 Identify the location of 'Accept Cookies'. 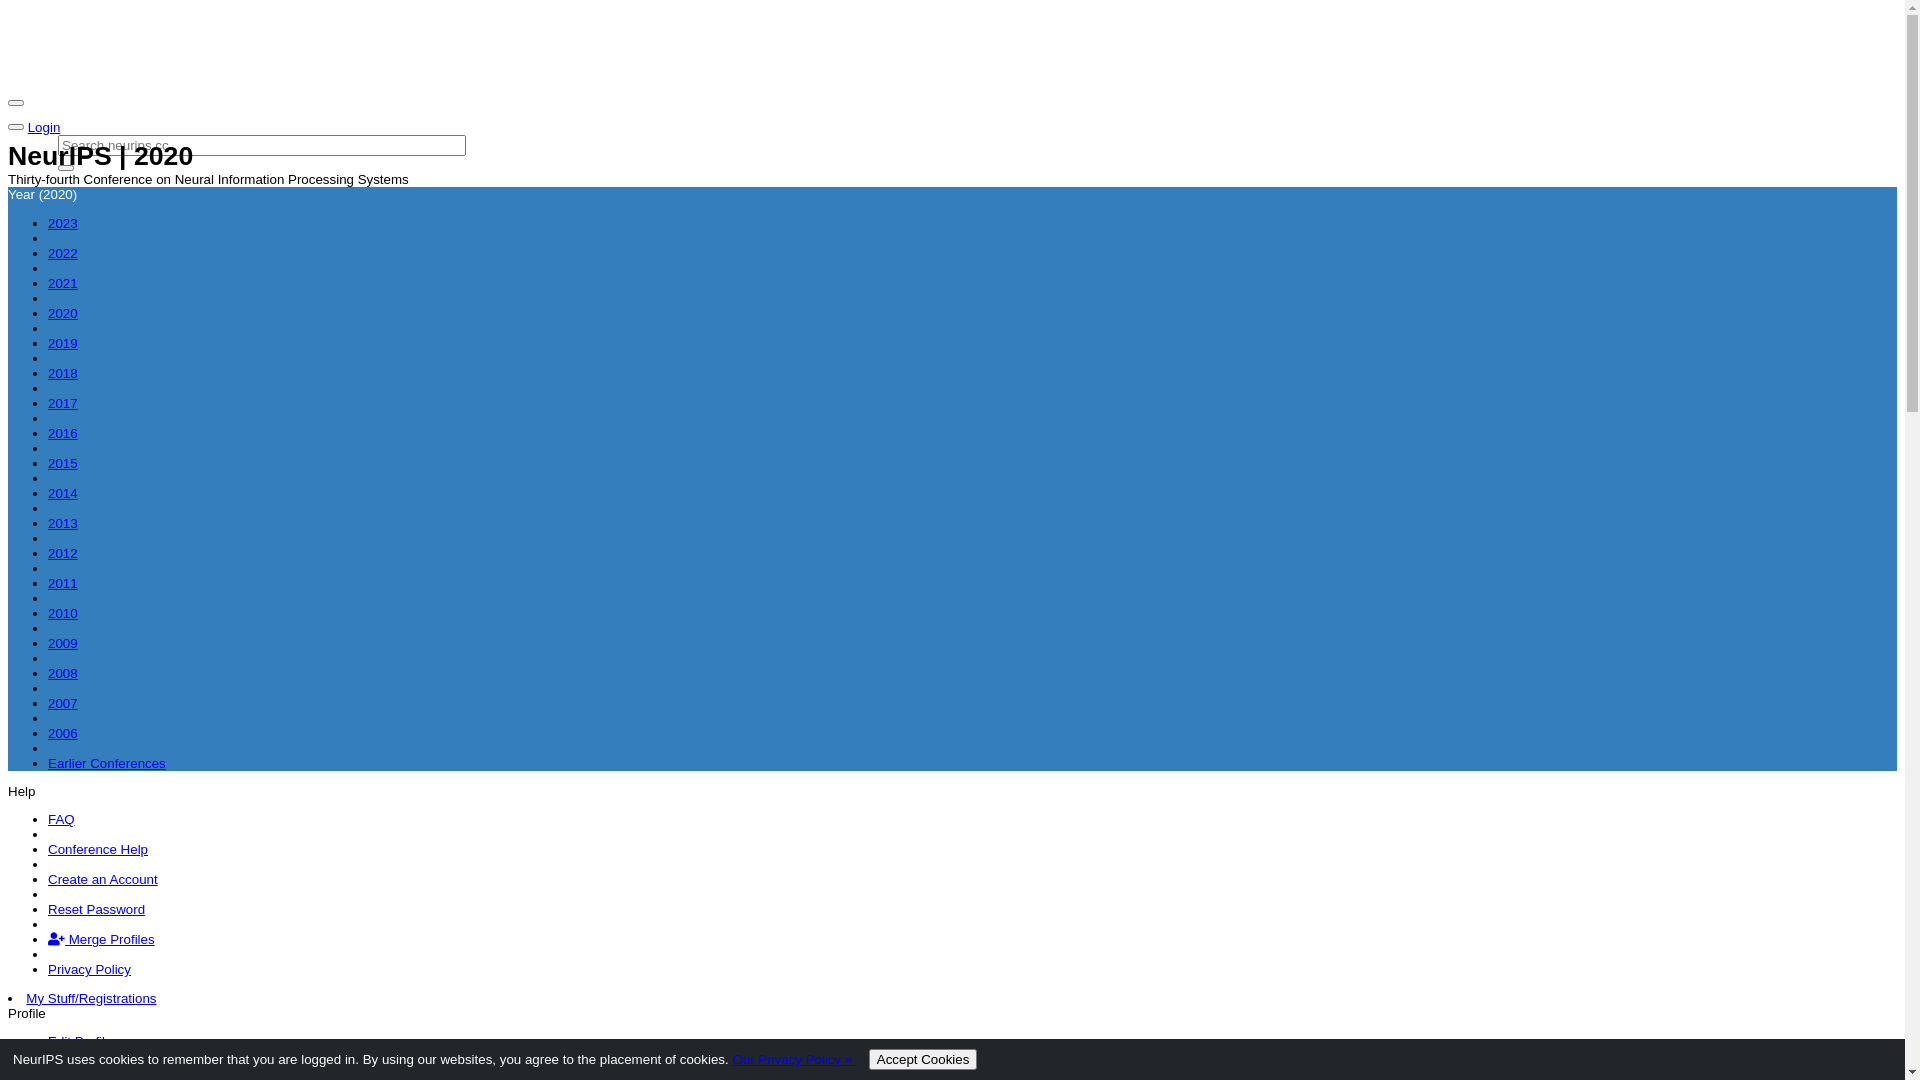
(922, 1058).